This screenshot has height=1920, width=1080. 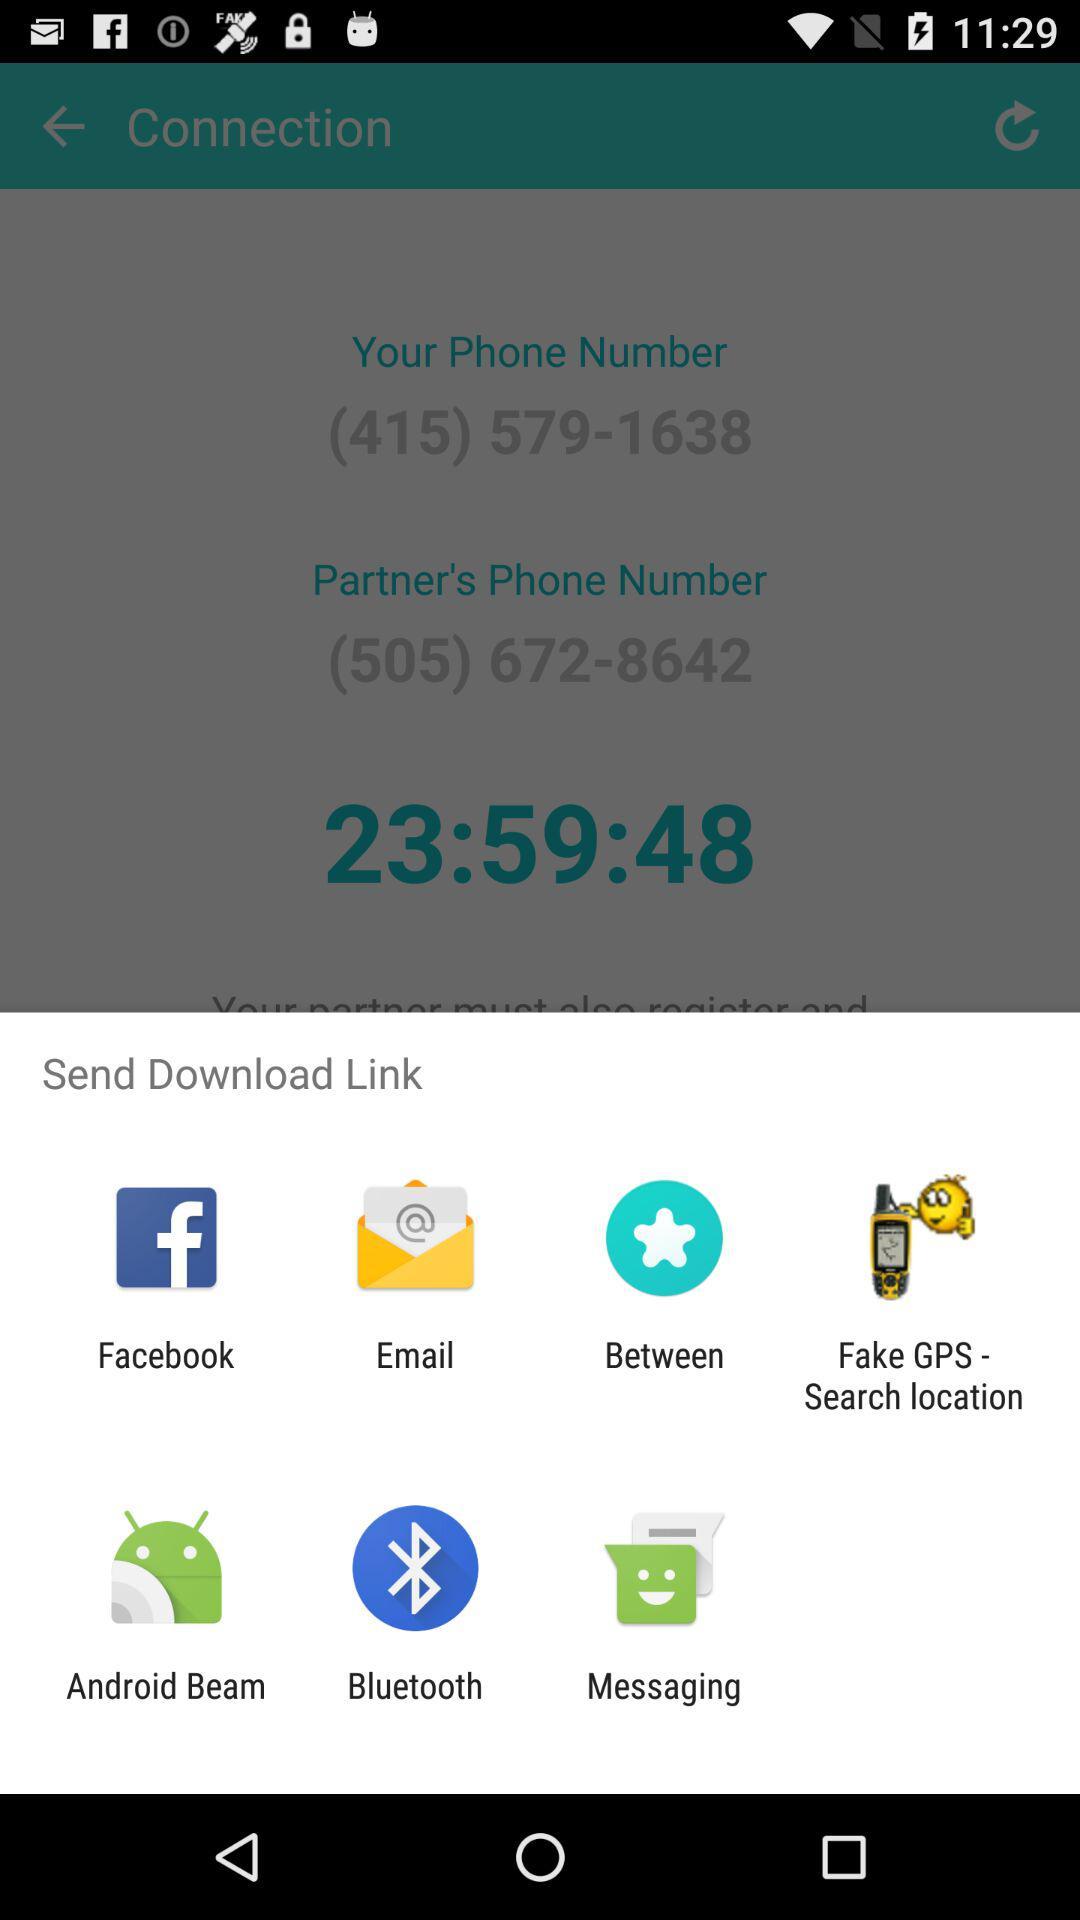 I want to click on the fake gps search item, so click(x=913, y=1374).